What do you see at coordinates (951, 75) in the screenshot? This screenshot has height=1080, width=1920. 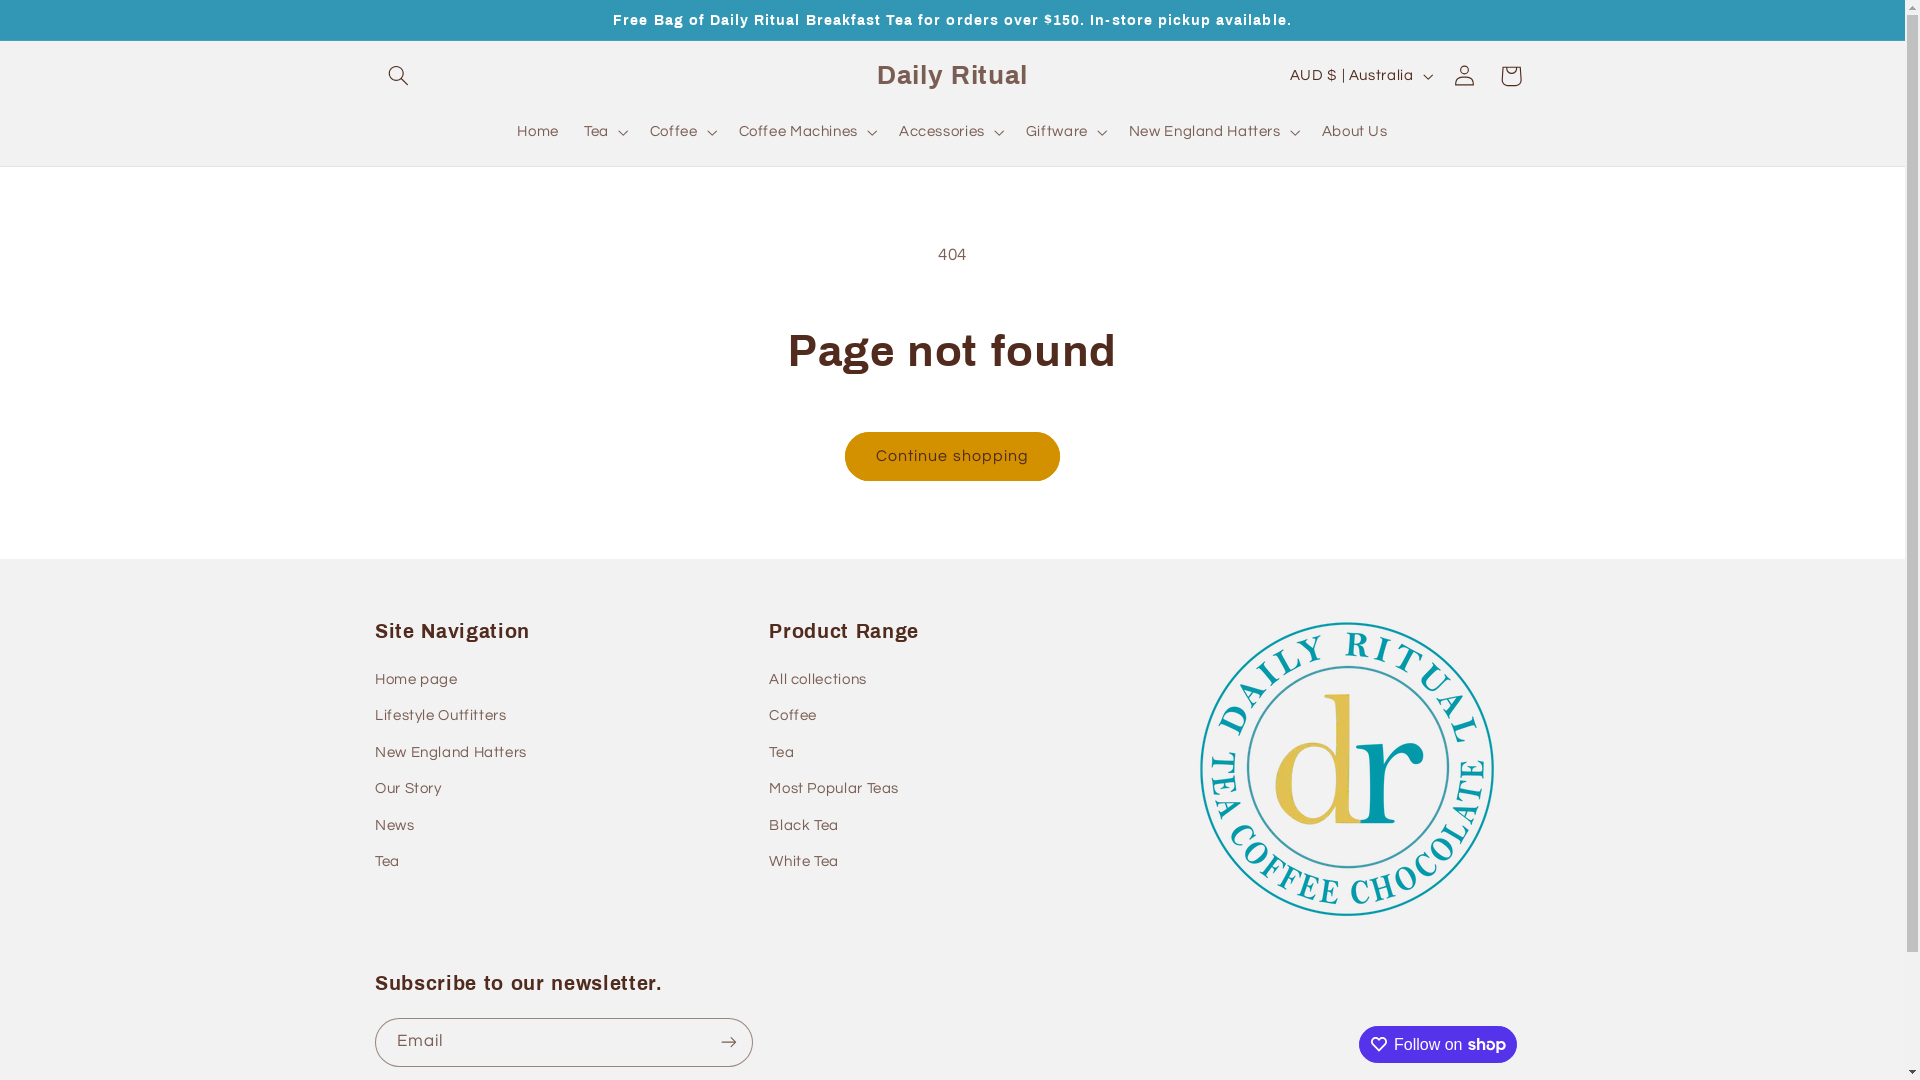 I see `'Daily Ritual'` at bounding box center [951, 75].